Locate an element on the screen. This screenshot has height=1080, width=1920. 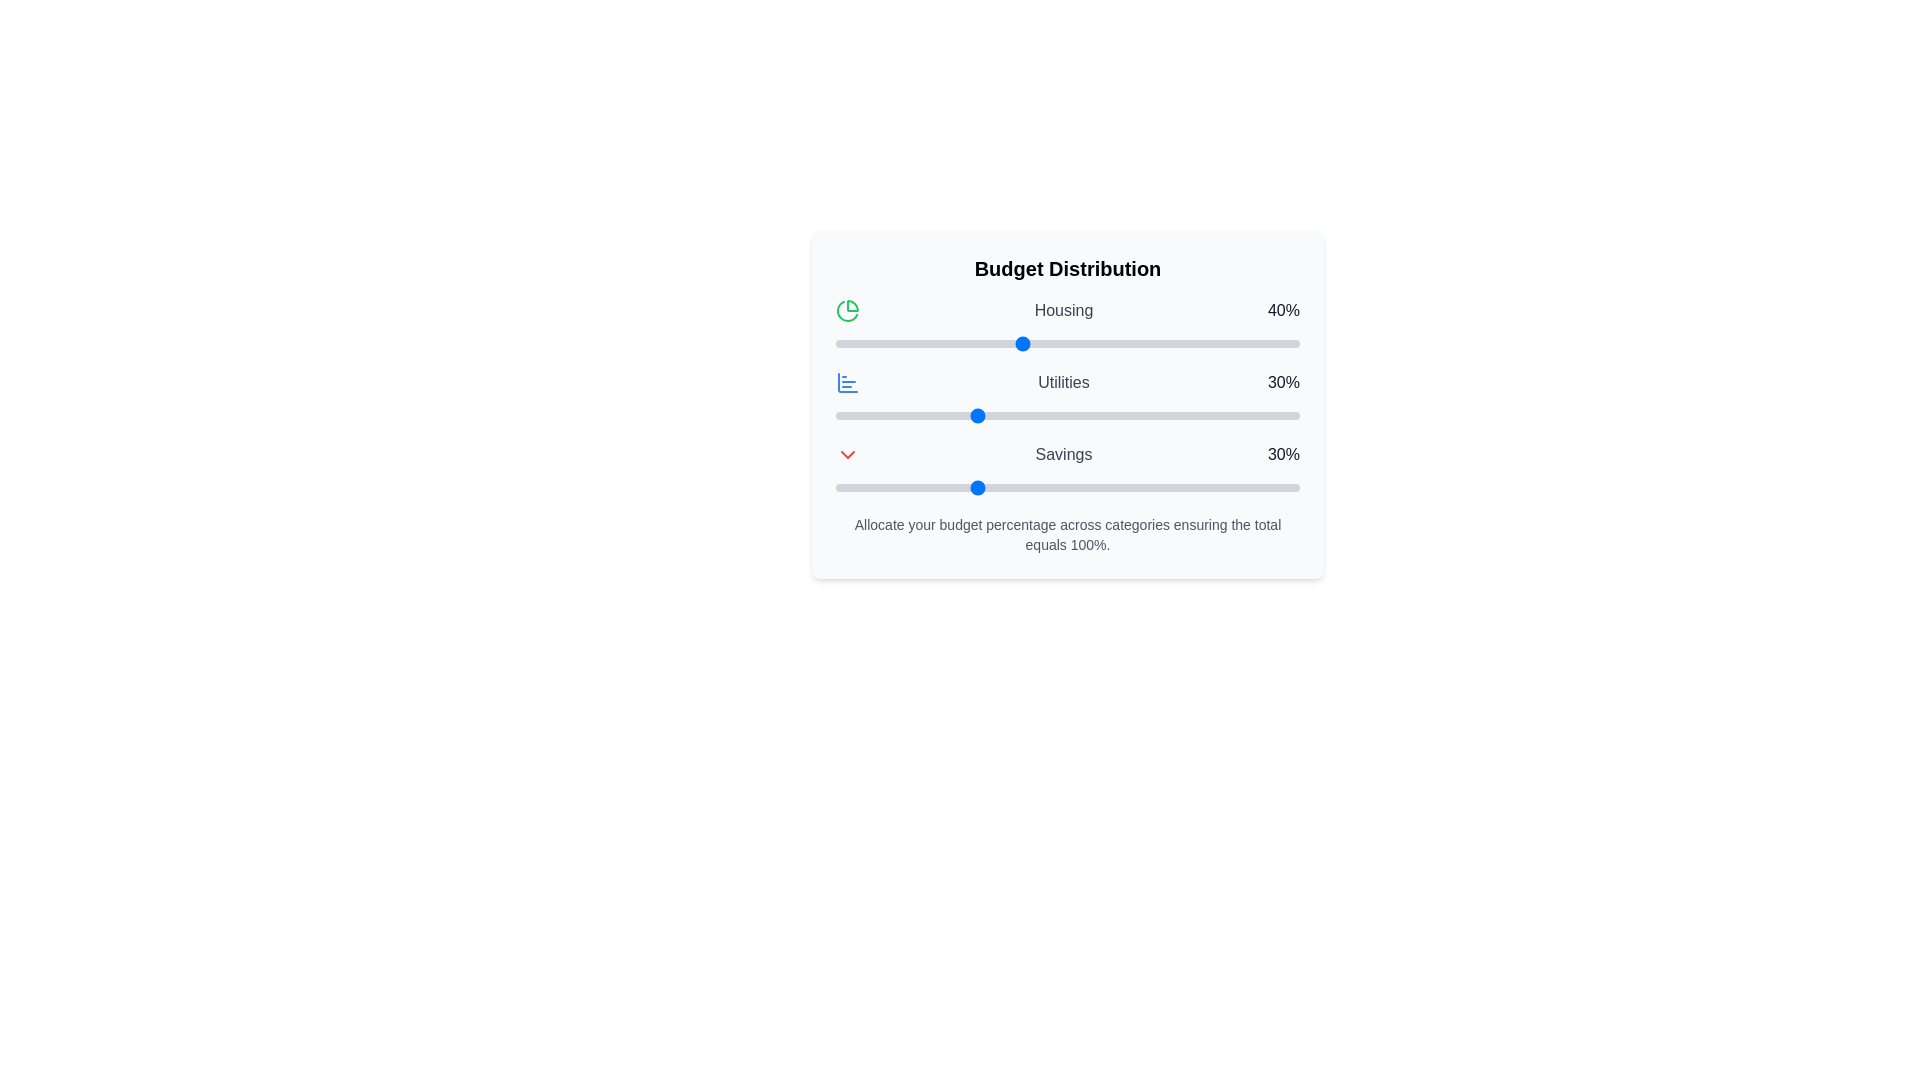
the slider value is located at coordinates (1233, 415).